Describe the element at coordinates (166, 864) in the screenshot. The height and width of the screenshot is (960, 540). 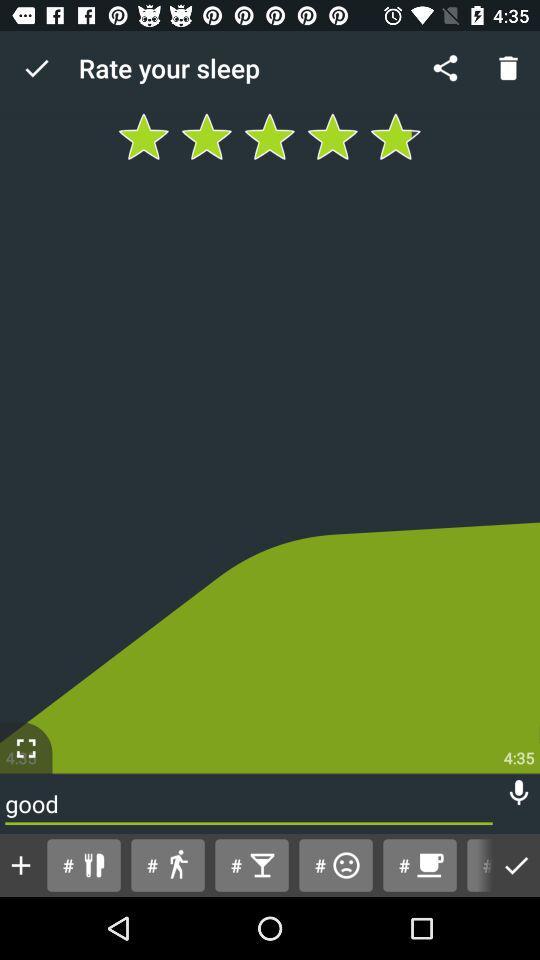
I see `the button to the right of # icon` at that location.